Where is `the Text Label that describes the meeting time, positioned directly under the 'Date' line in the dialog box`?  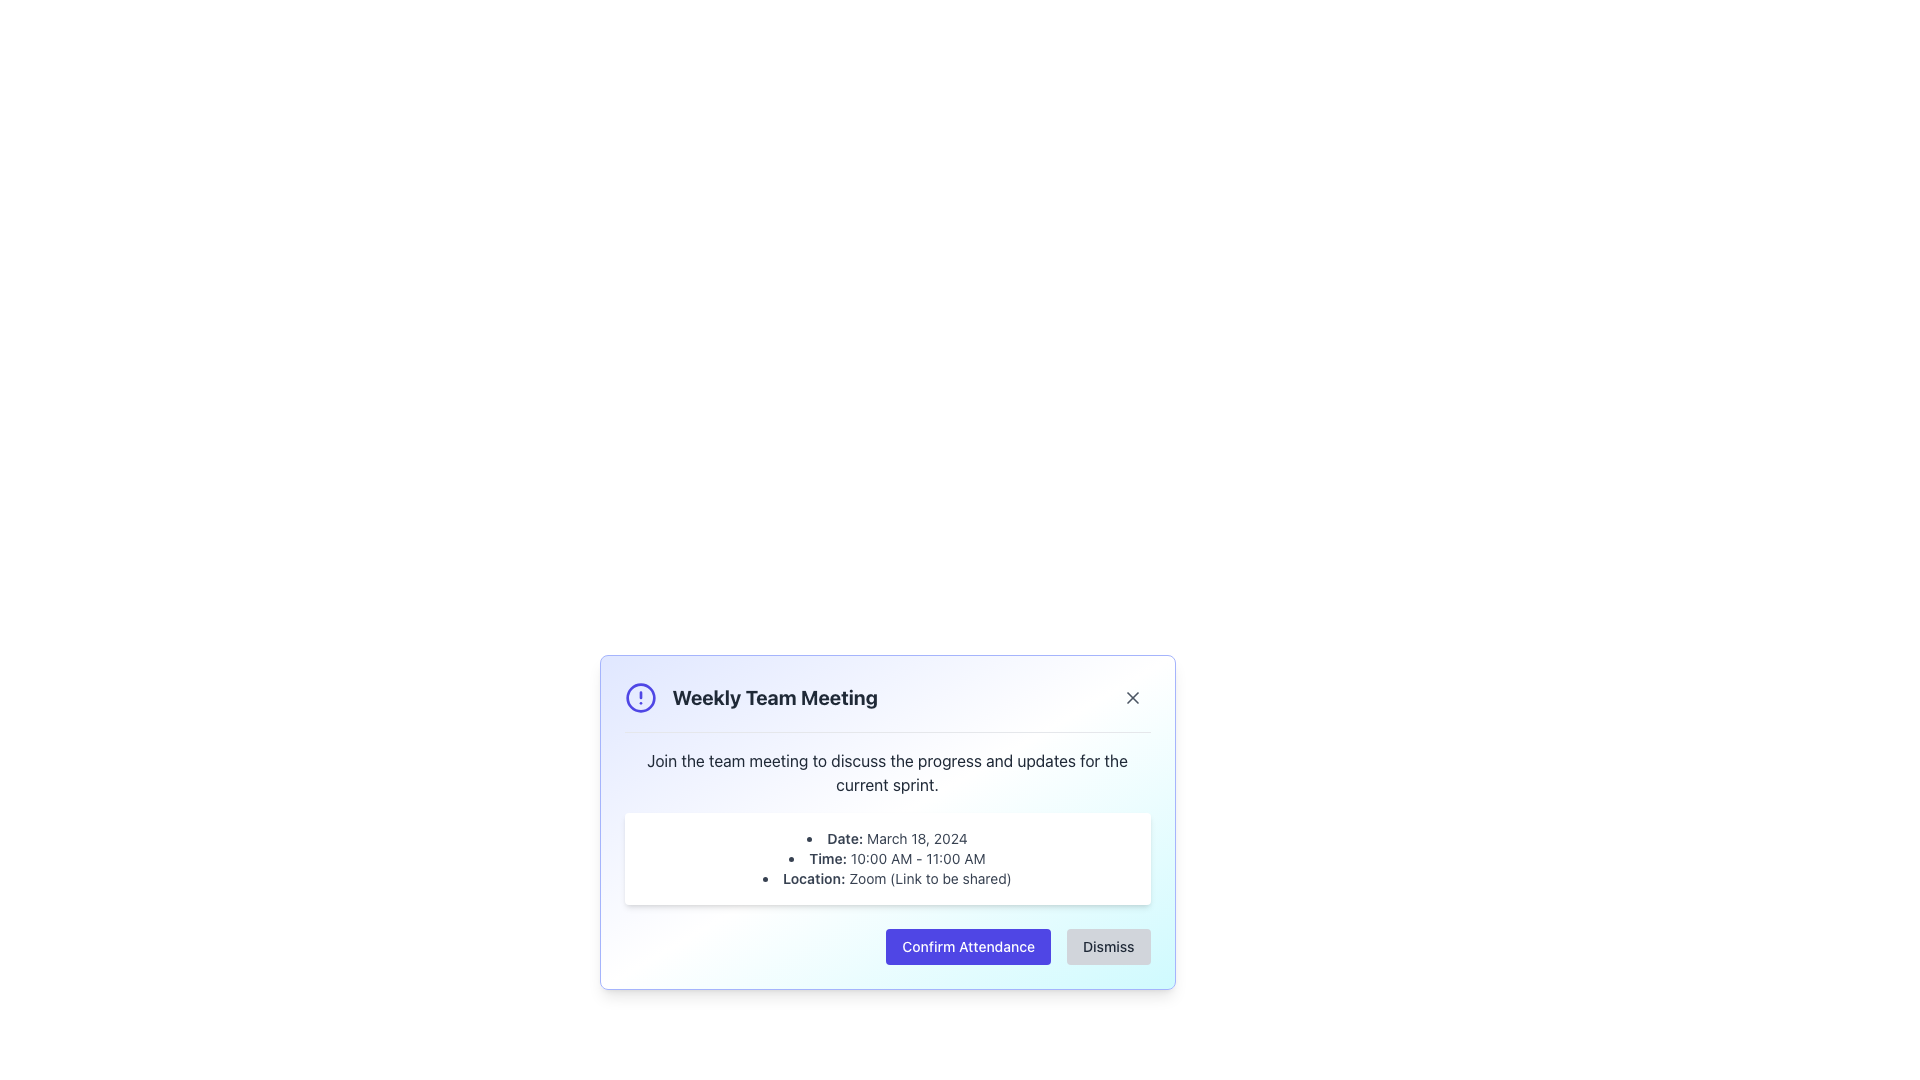 the Text Label that describes the meeting time, positioned directly under the 'Date' line in the dialog box is located at coordinates (828, 857).